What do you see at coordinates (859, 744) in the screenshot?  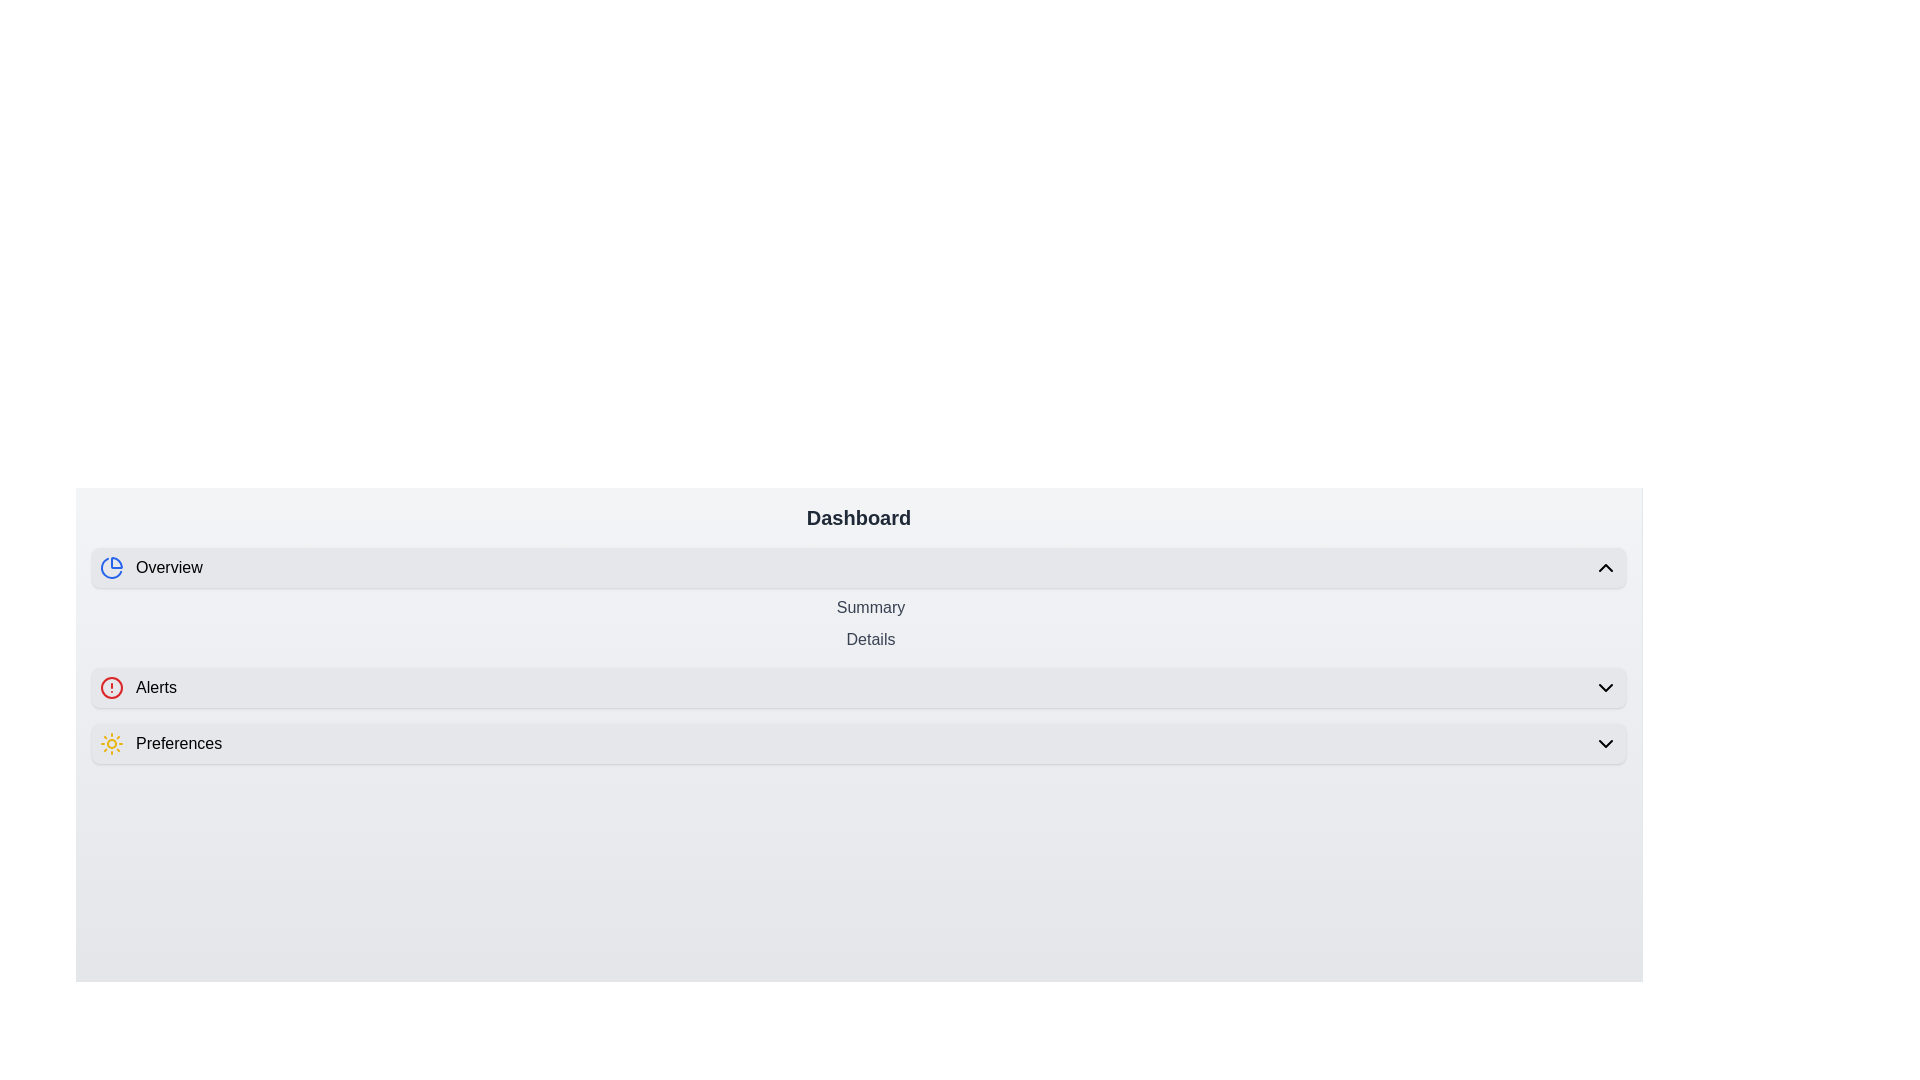 I see `the interactive button located below the 'Alerts' section, which serves as a UI component` at bounding box center [859, 744].